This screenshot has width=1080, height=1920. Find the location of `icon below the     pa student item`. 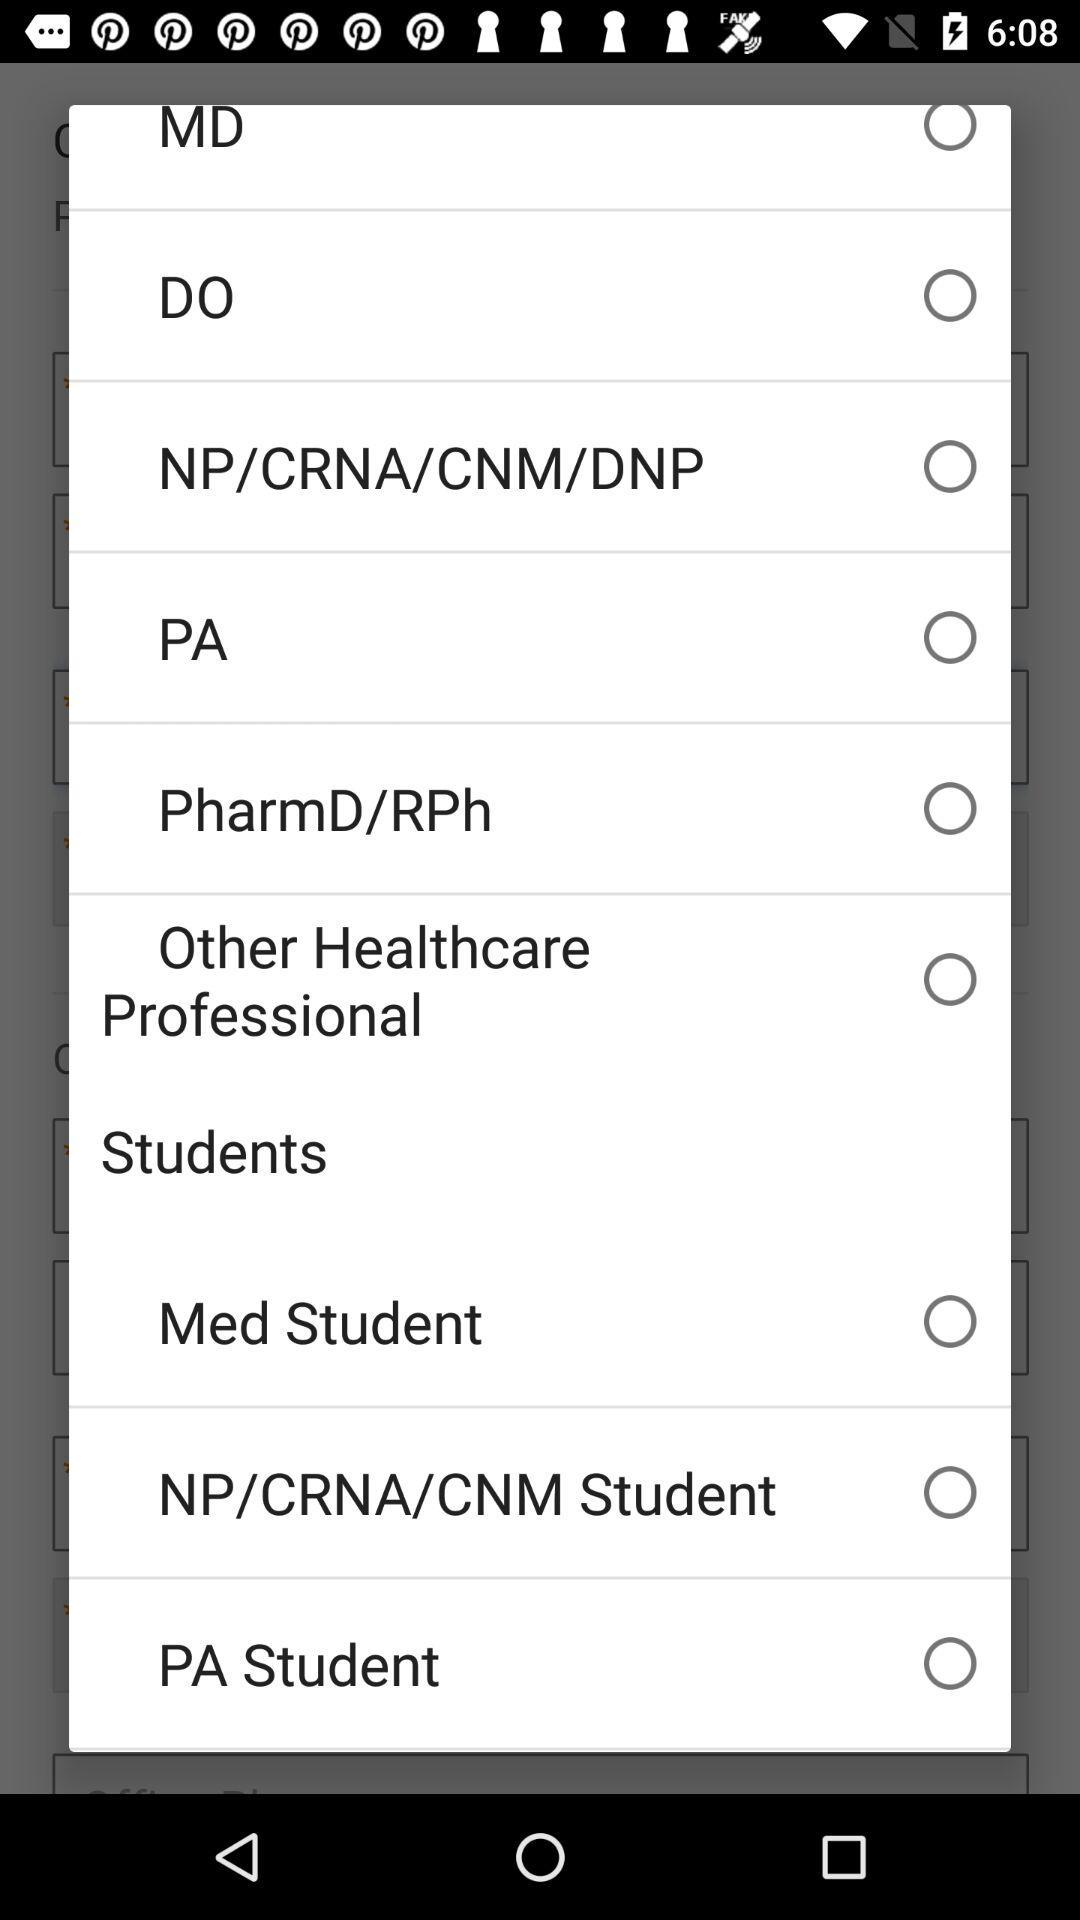

icon below the     pa student item is located at coordinates (540, 1750).